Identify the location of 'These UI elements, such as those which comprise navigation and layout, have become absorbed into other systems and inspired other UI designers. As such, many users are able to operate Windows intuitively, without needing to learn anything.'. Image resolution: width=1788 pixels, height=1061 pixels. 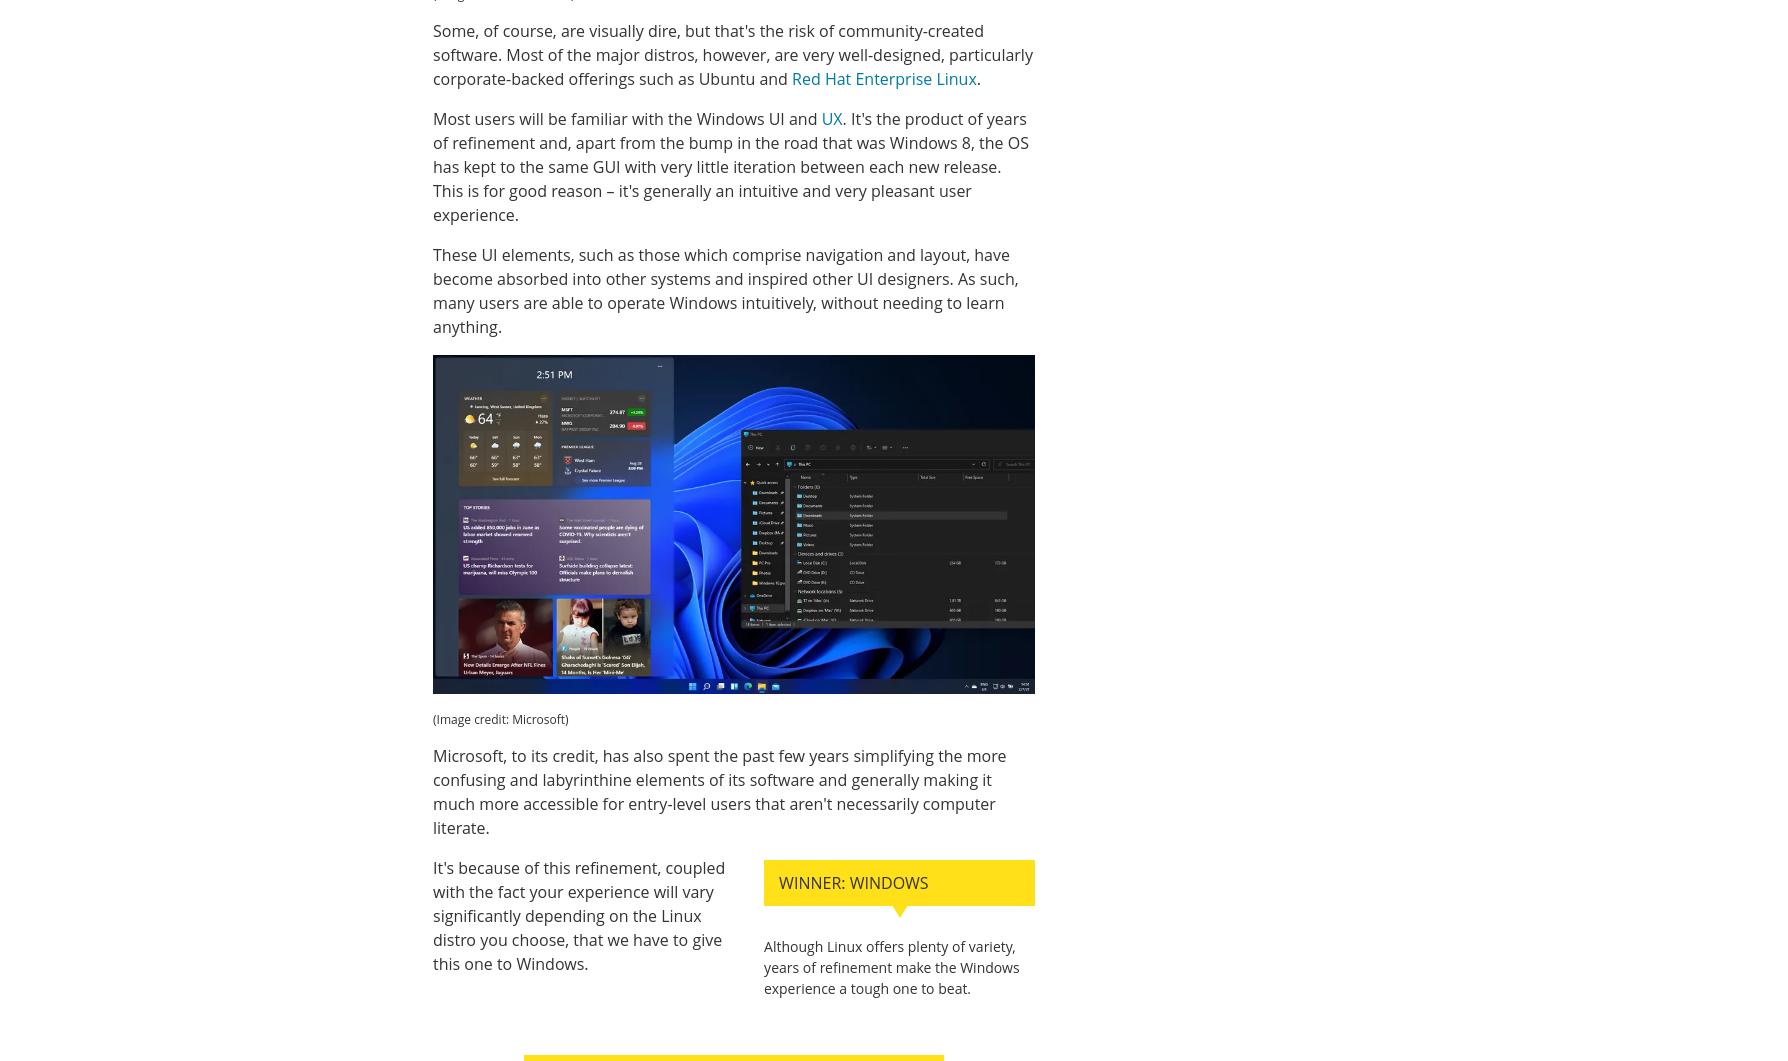
(724, 288).